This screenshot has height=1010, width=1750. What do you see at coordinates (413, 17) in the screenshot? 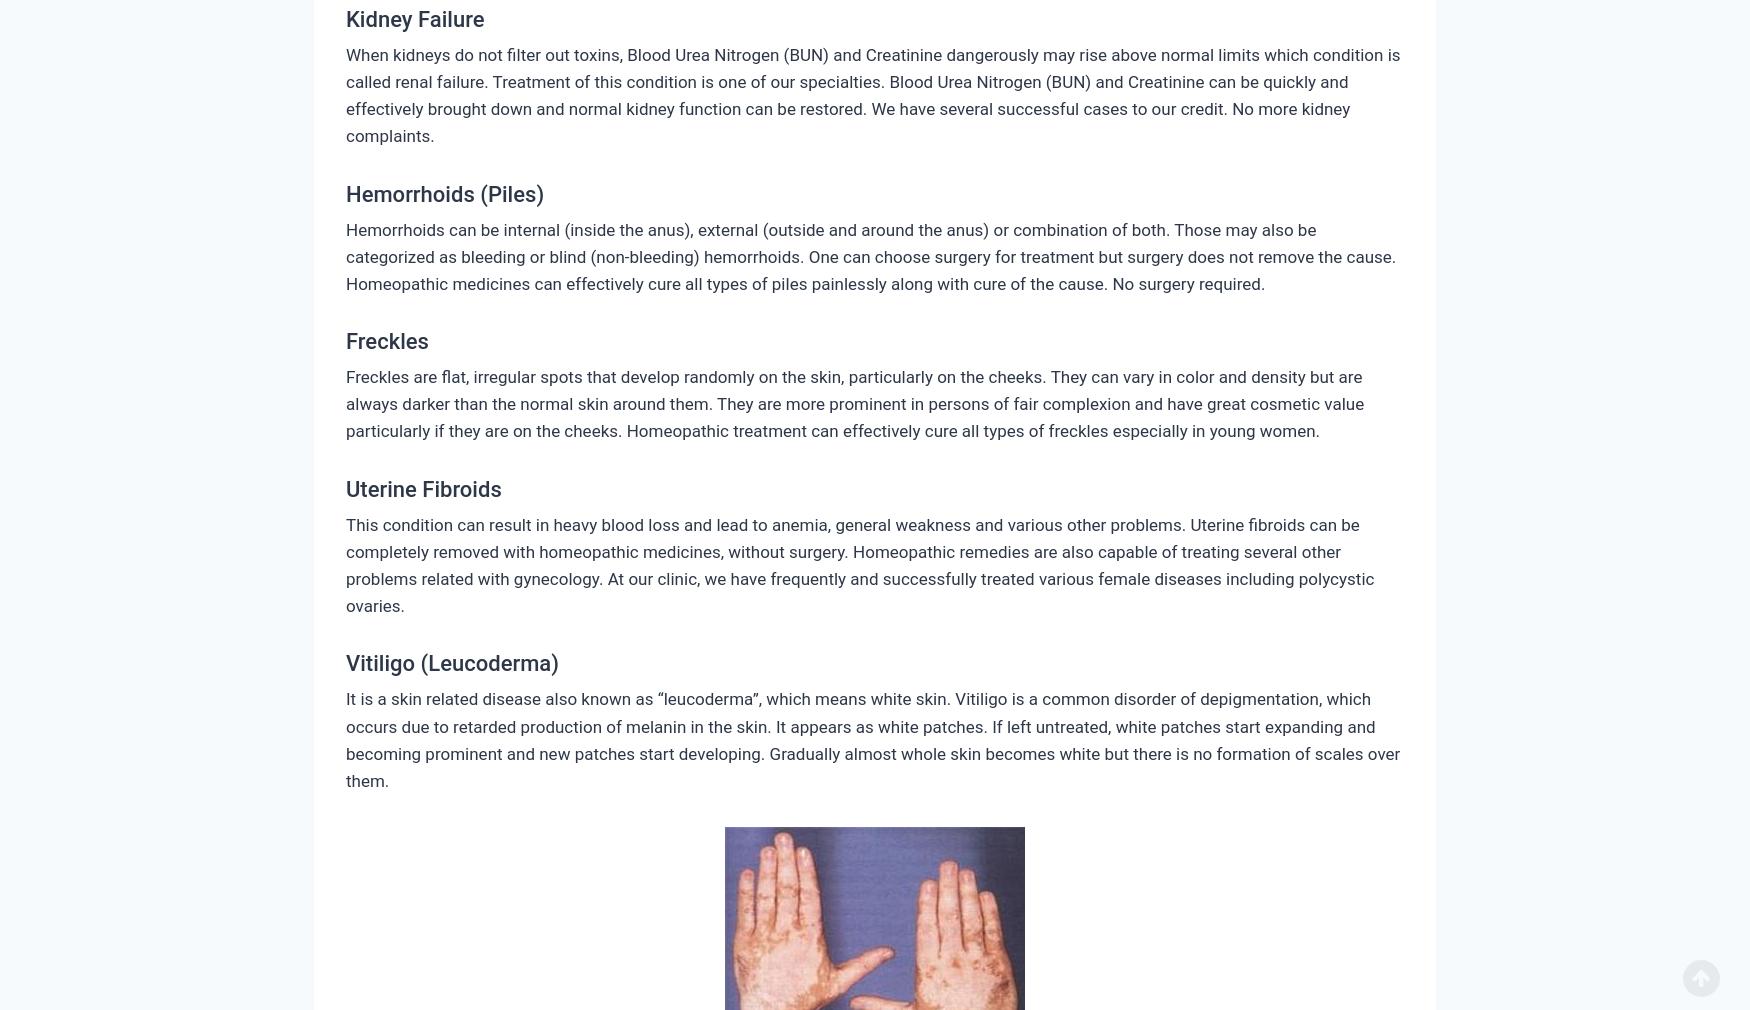
I see `'Kidney Failure'` at bounding box center [413, 17].